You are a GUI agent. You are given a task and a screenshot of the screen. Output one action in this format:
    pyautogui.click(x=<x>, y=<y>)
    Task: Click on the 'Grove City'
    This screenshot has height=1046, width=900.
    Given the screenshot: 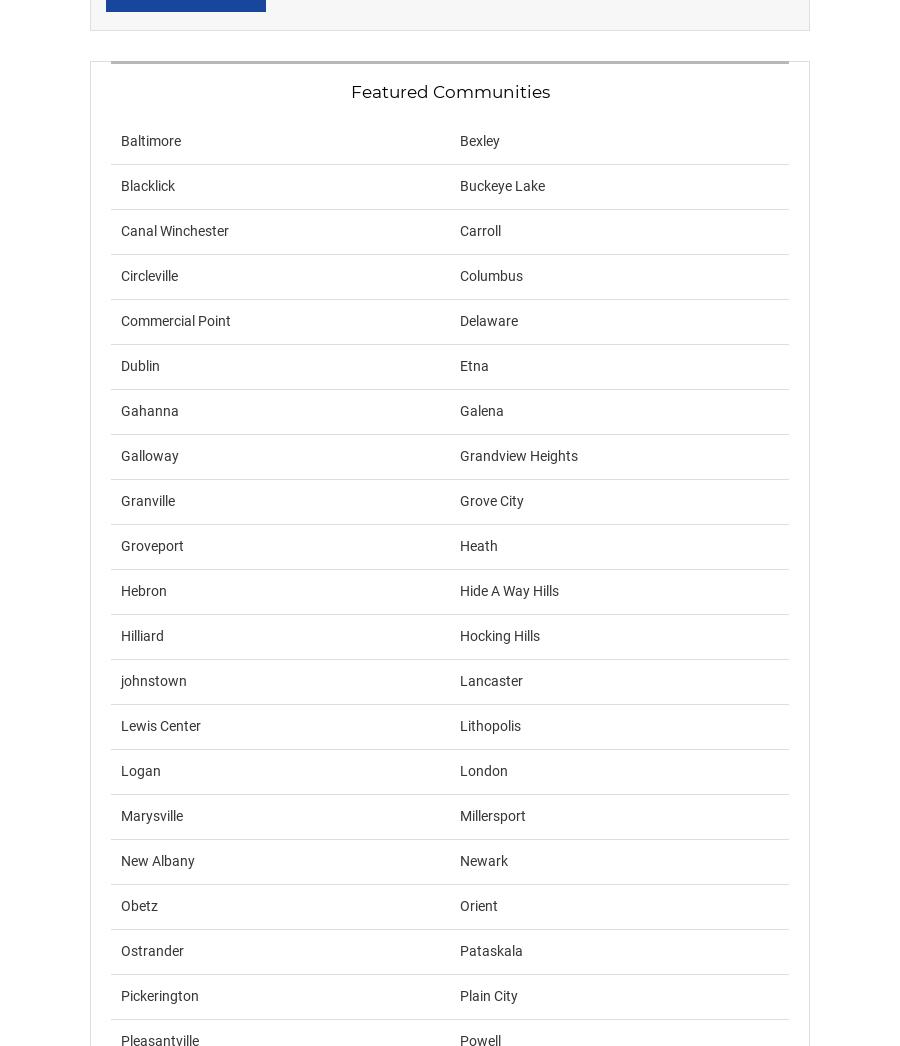 What is the action you would take?
    pyautogui.click(x=491, y=501)
    